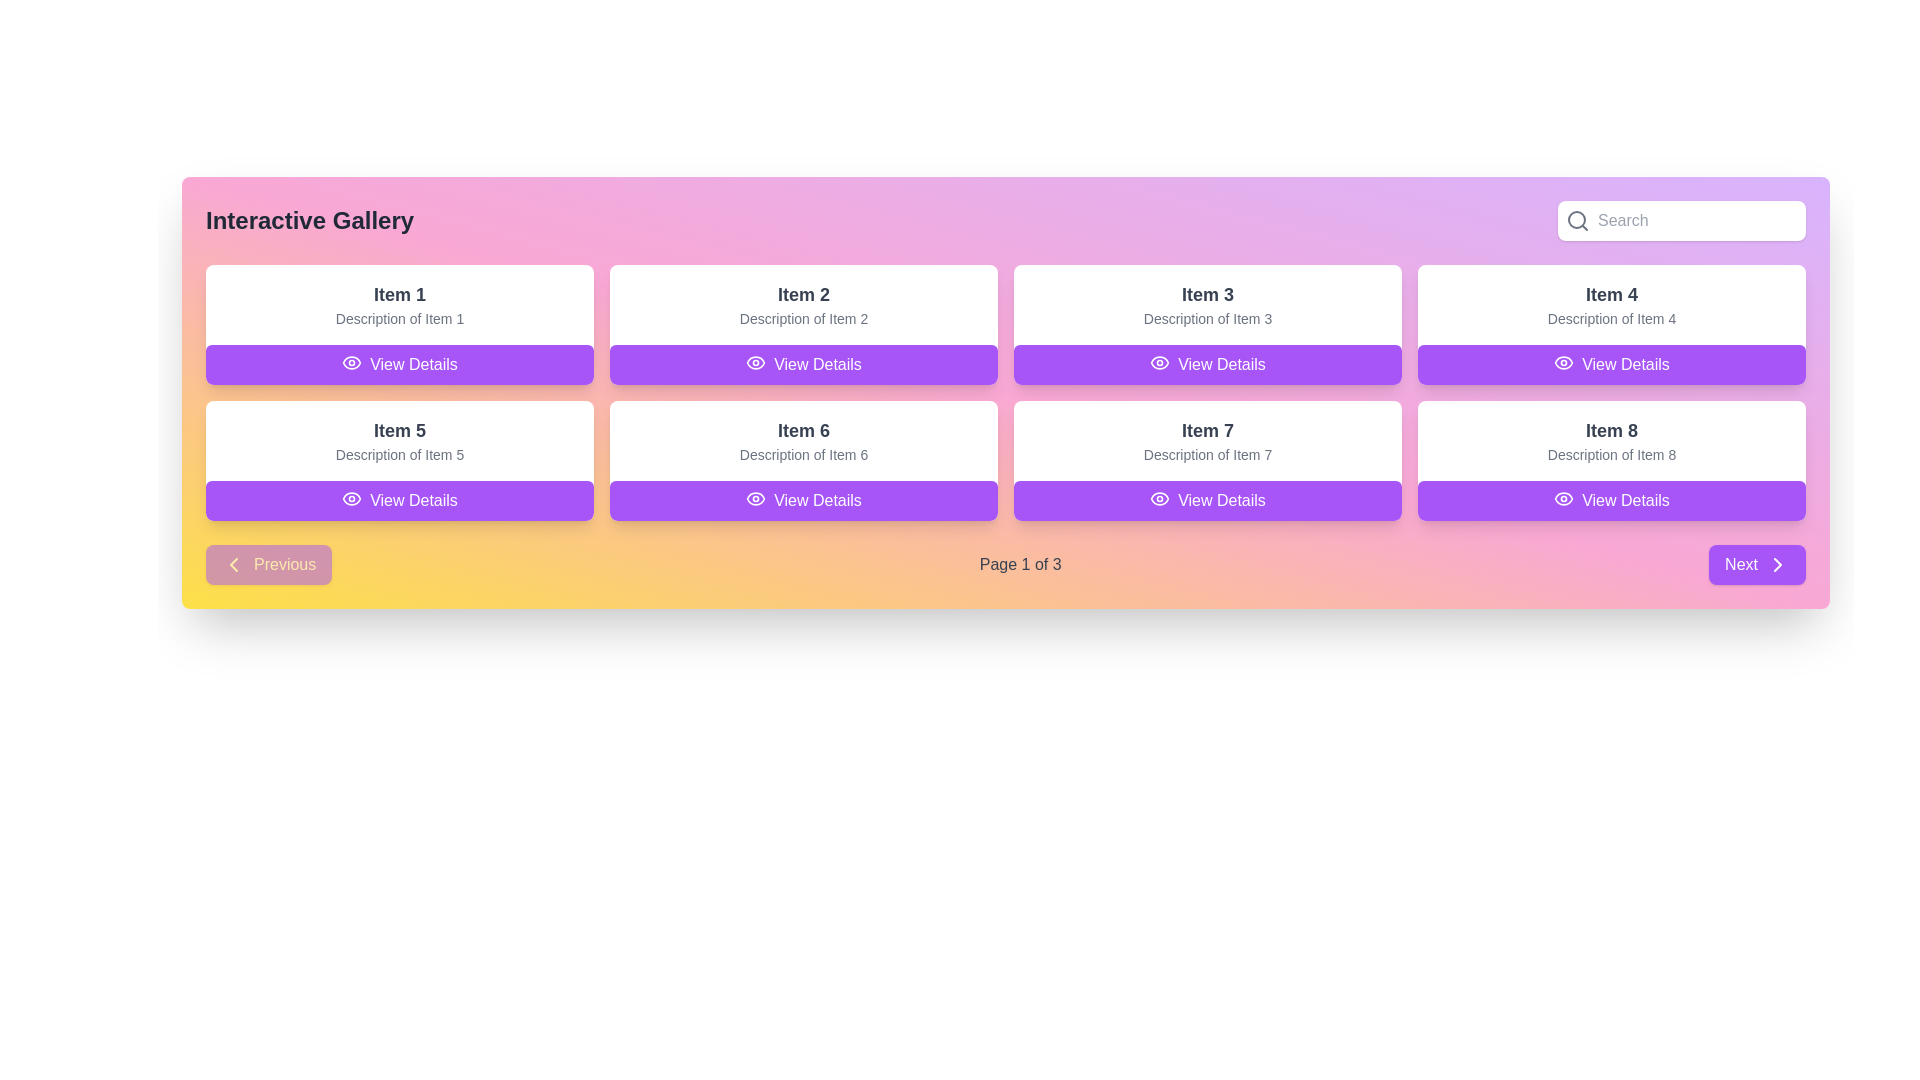 The width and height of the screenshot is (1920, 1080). Describe the element at coordinates (1207, 455) in the screenshot. I see `the text label that provides additional information about 'Item 7', located in the second card from the left, below the header text and above the 'View Details' button` at that location.